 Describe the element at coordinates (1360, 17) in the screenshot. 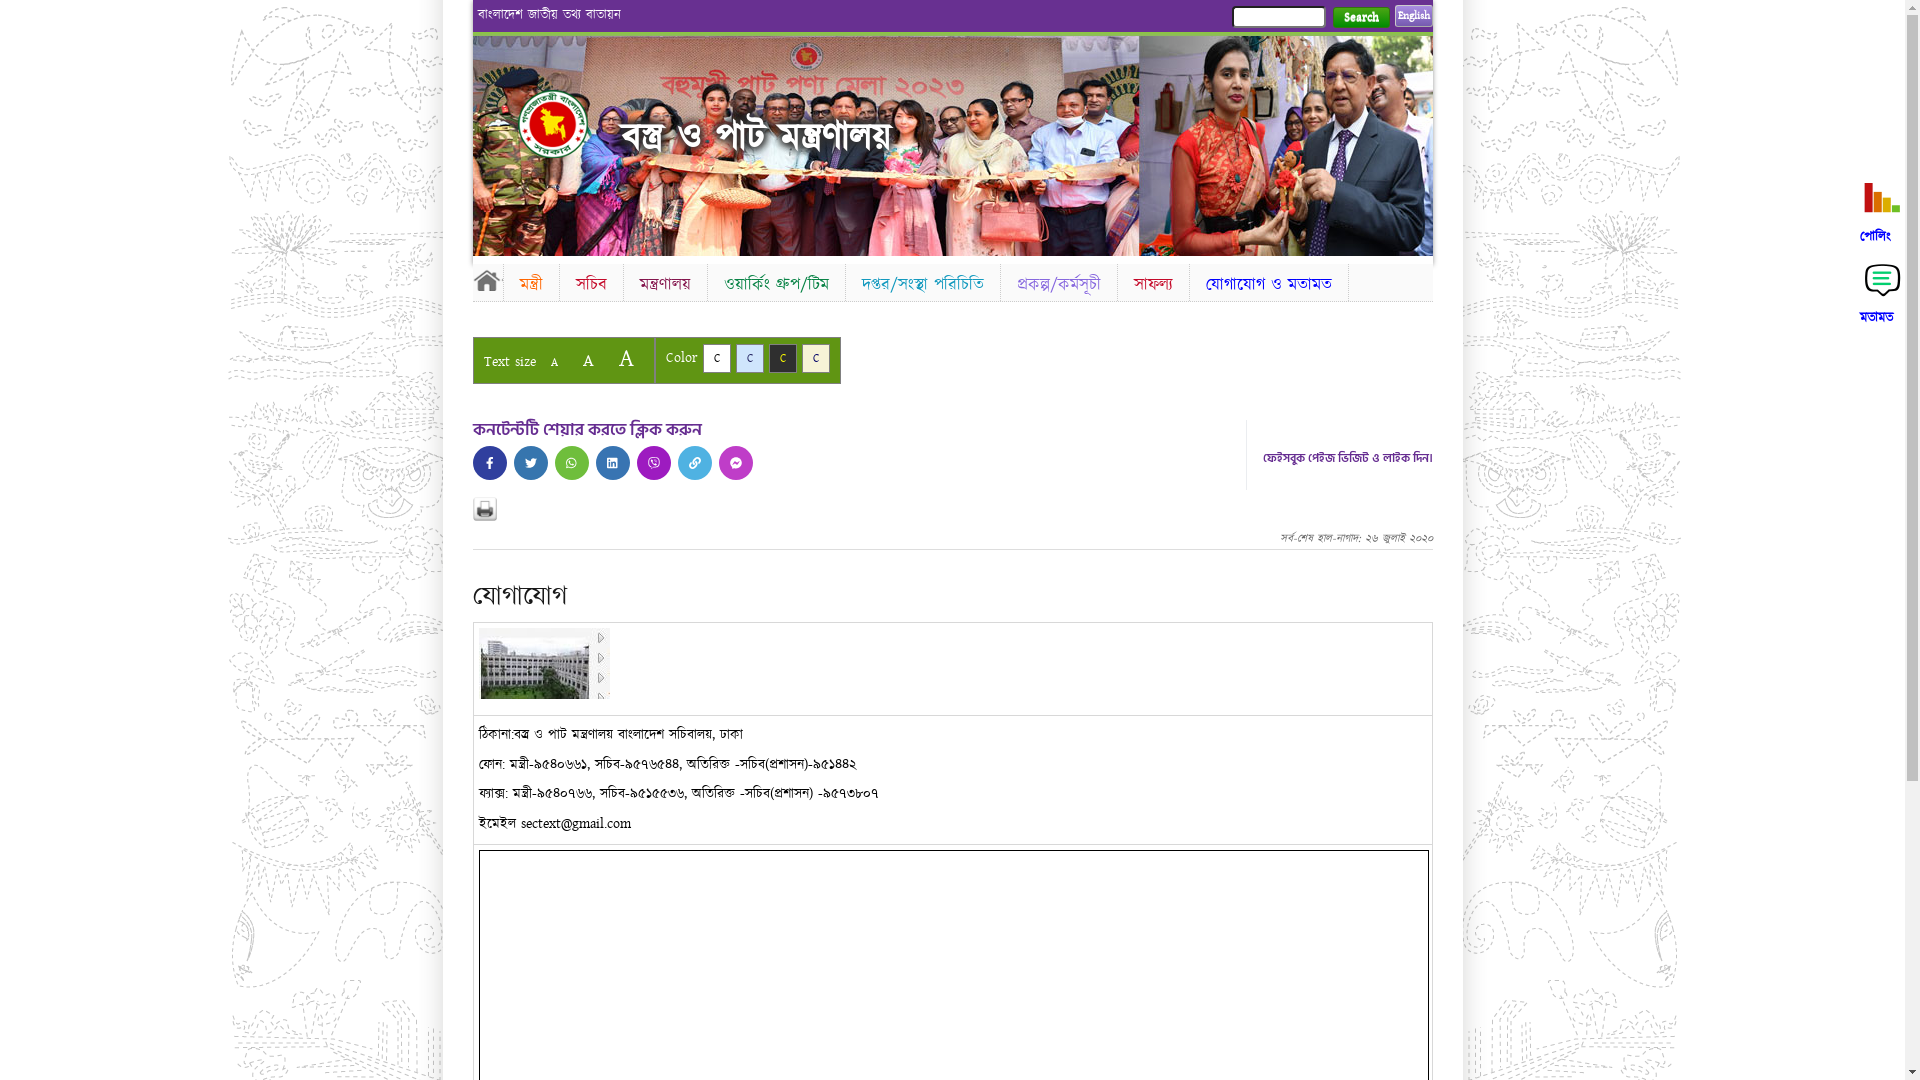

I see `'Search'` at that location.